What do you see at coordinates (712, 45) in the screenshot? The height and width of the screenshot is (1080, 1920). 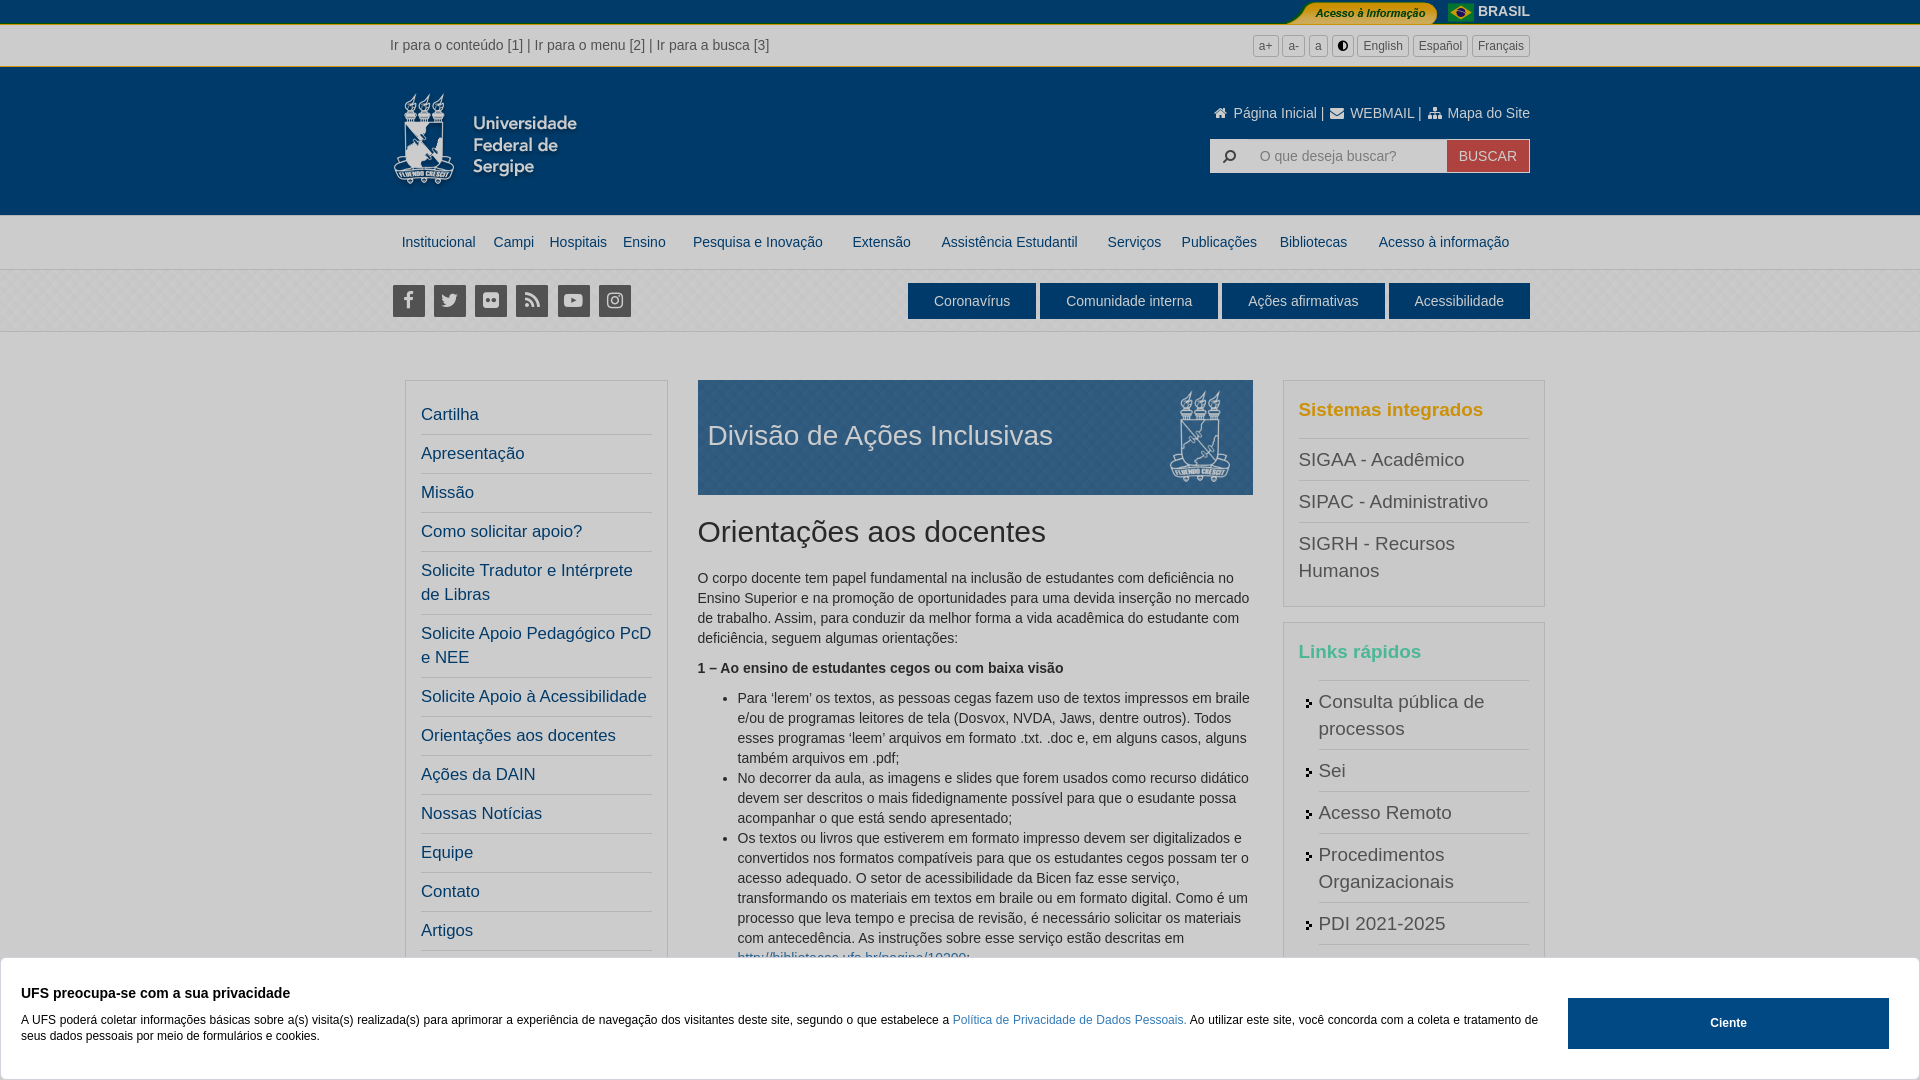 I see `'Ir para a busca [3]'` at bounding box center [712, 45].